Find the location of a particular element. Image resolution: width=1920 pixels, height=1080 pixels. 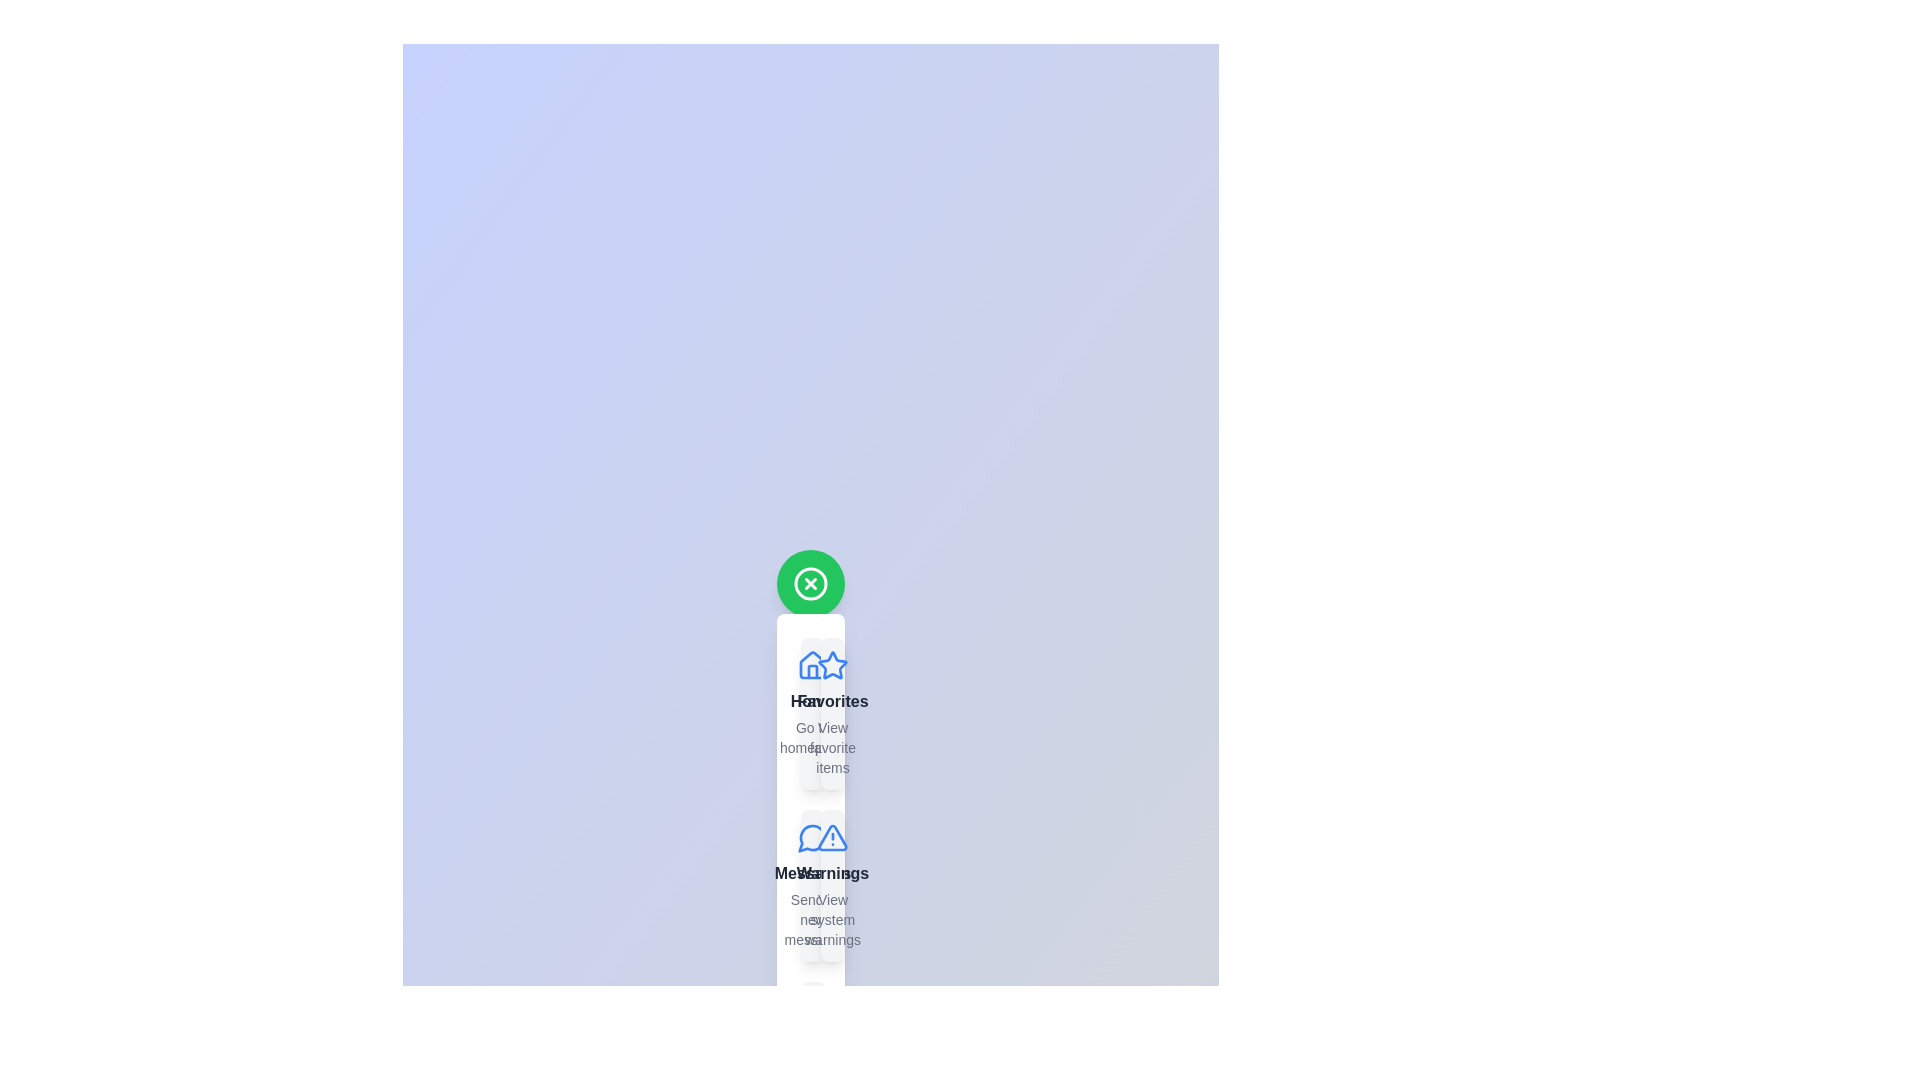

the menu item labeled Warnings is located at coordinates (833, 885).